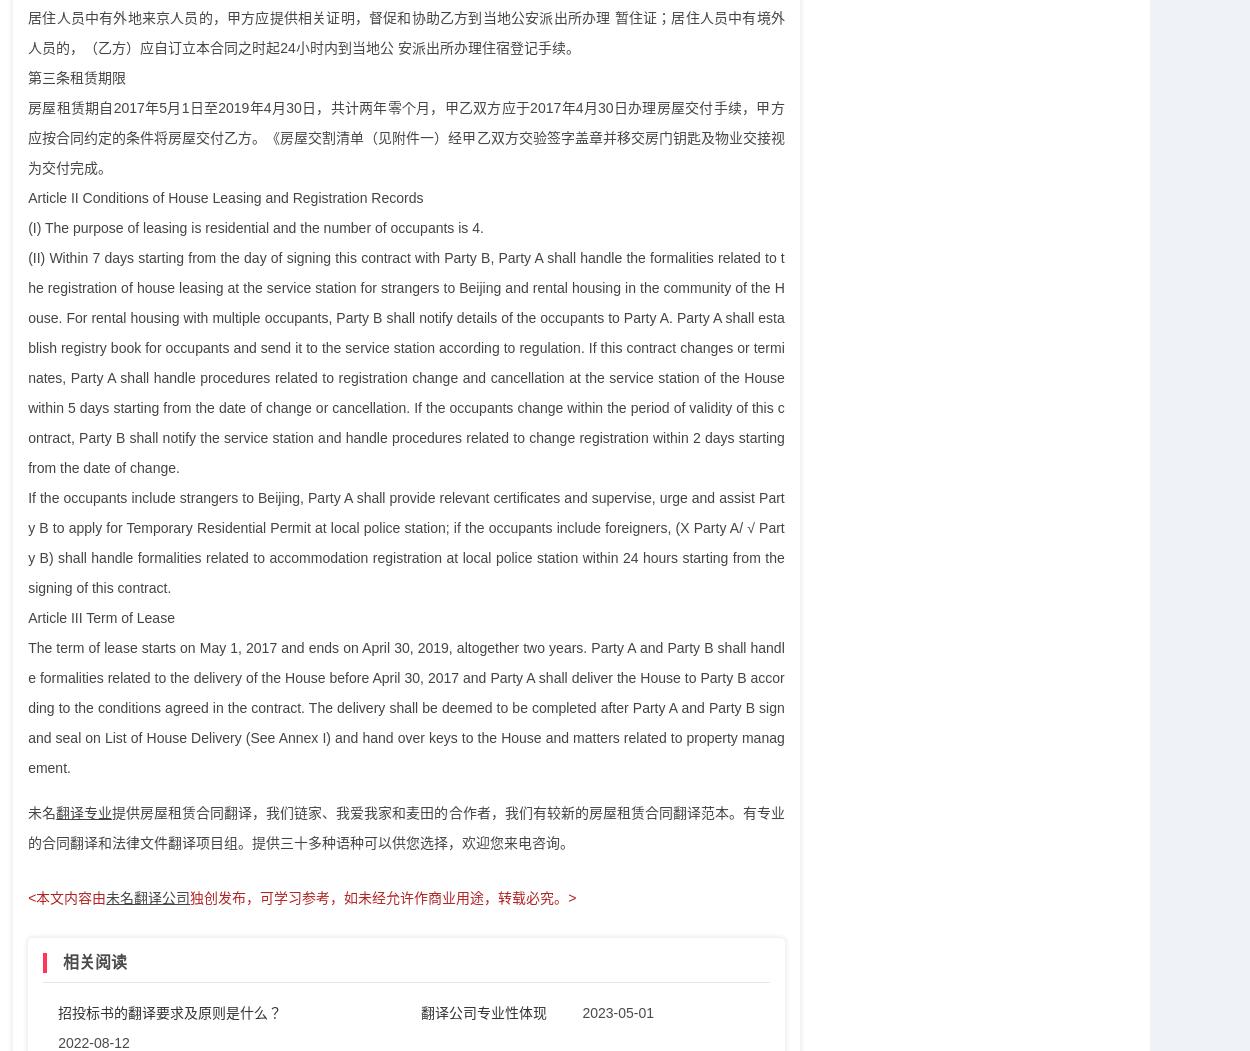 This screenshot has width=1250, height=1051. What do you see at coordinates (66, 897) in the screenshot?
I see `'<本文内容由'` at bounding box center [66, 897].